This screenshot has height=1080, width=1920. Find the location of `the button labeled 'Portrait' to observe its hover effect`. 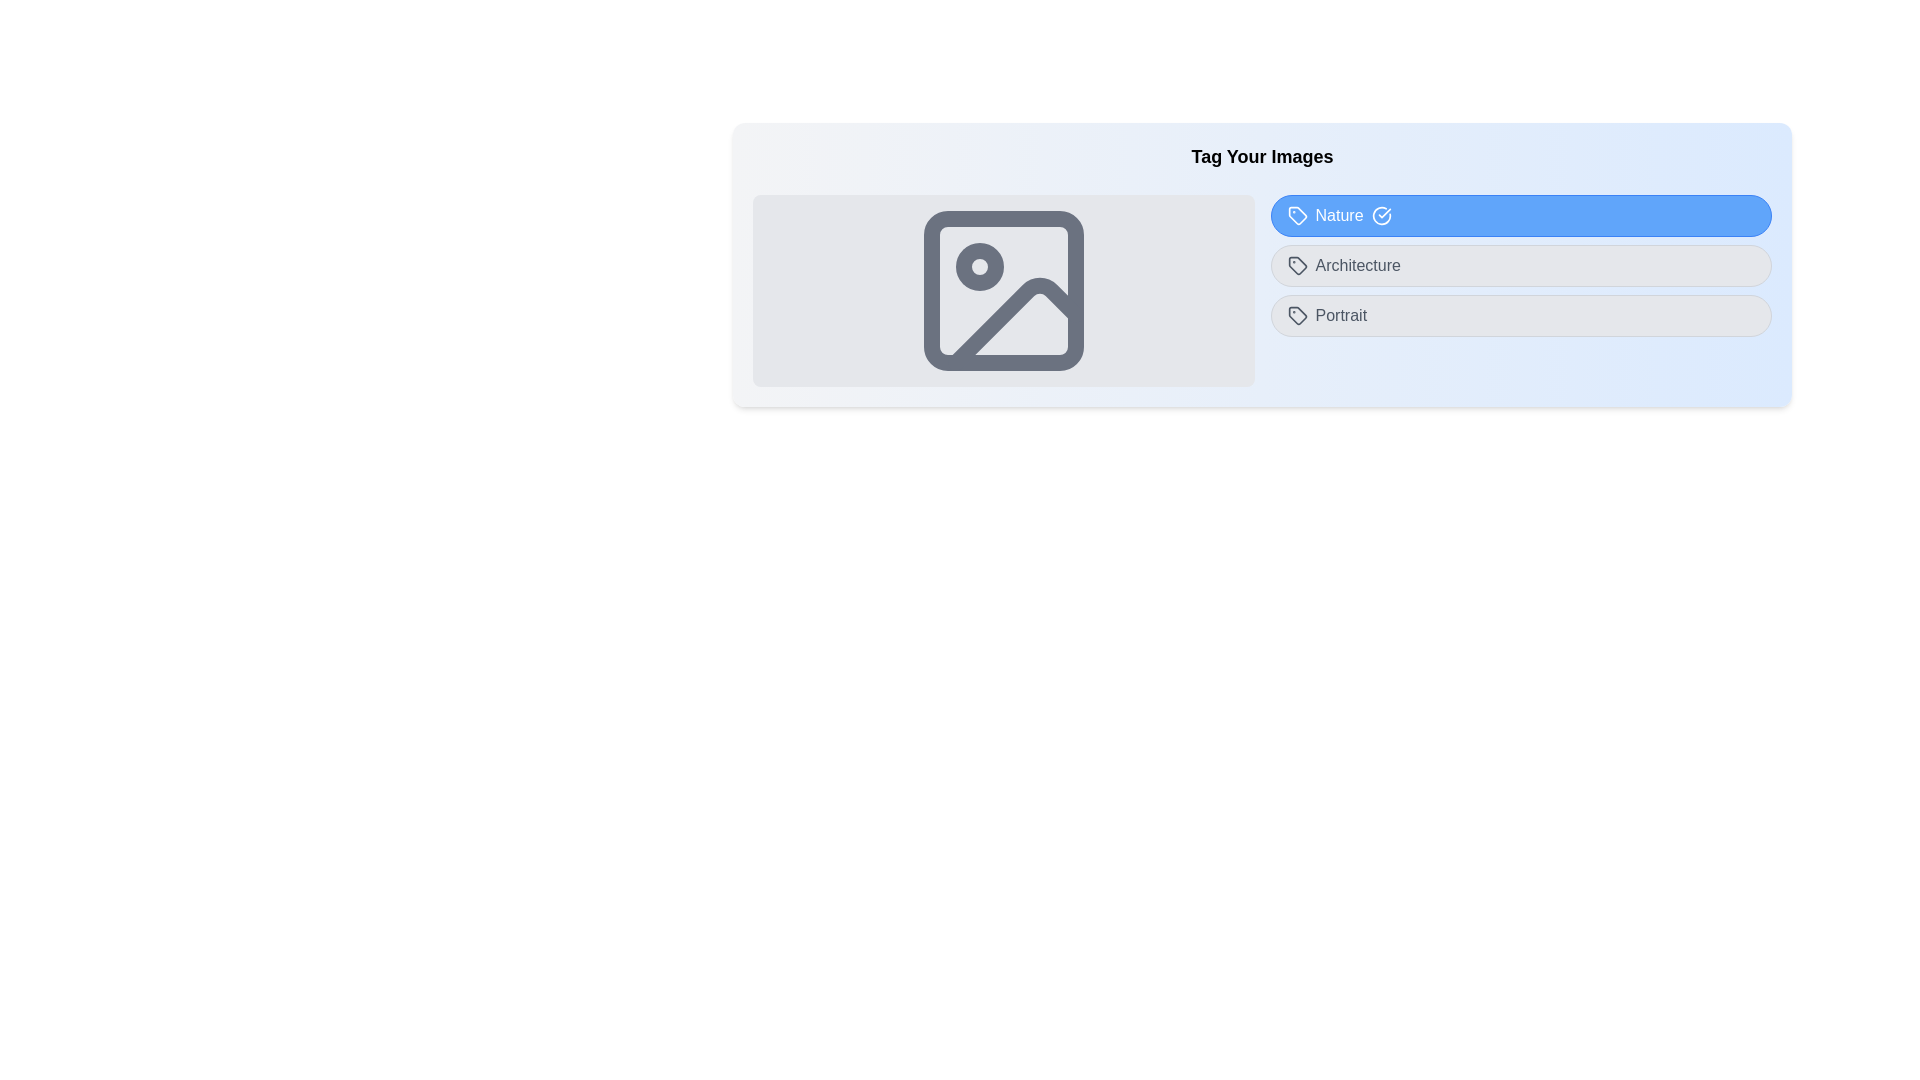

the button labeled 'Portrait' to observe its hover effect is located at coordinates (1520, 315).